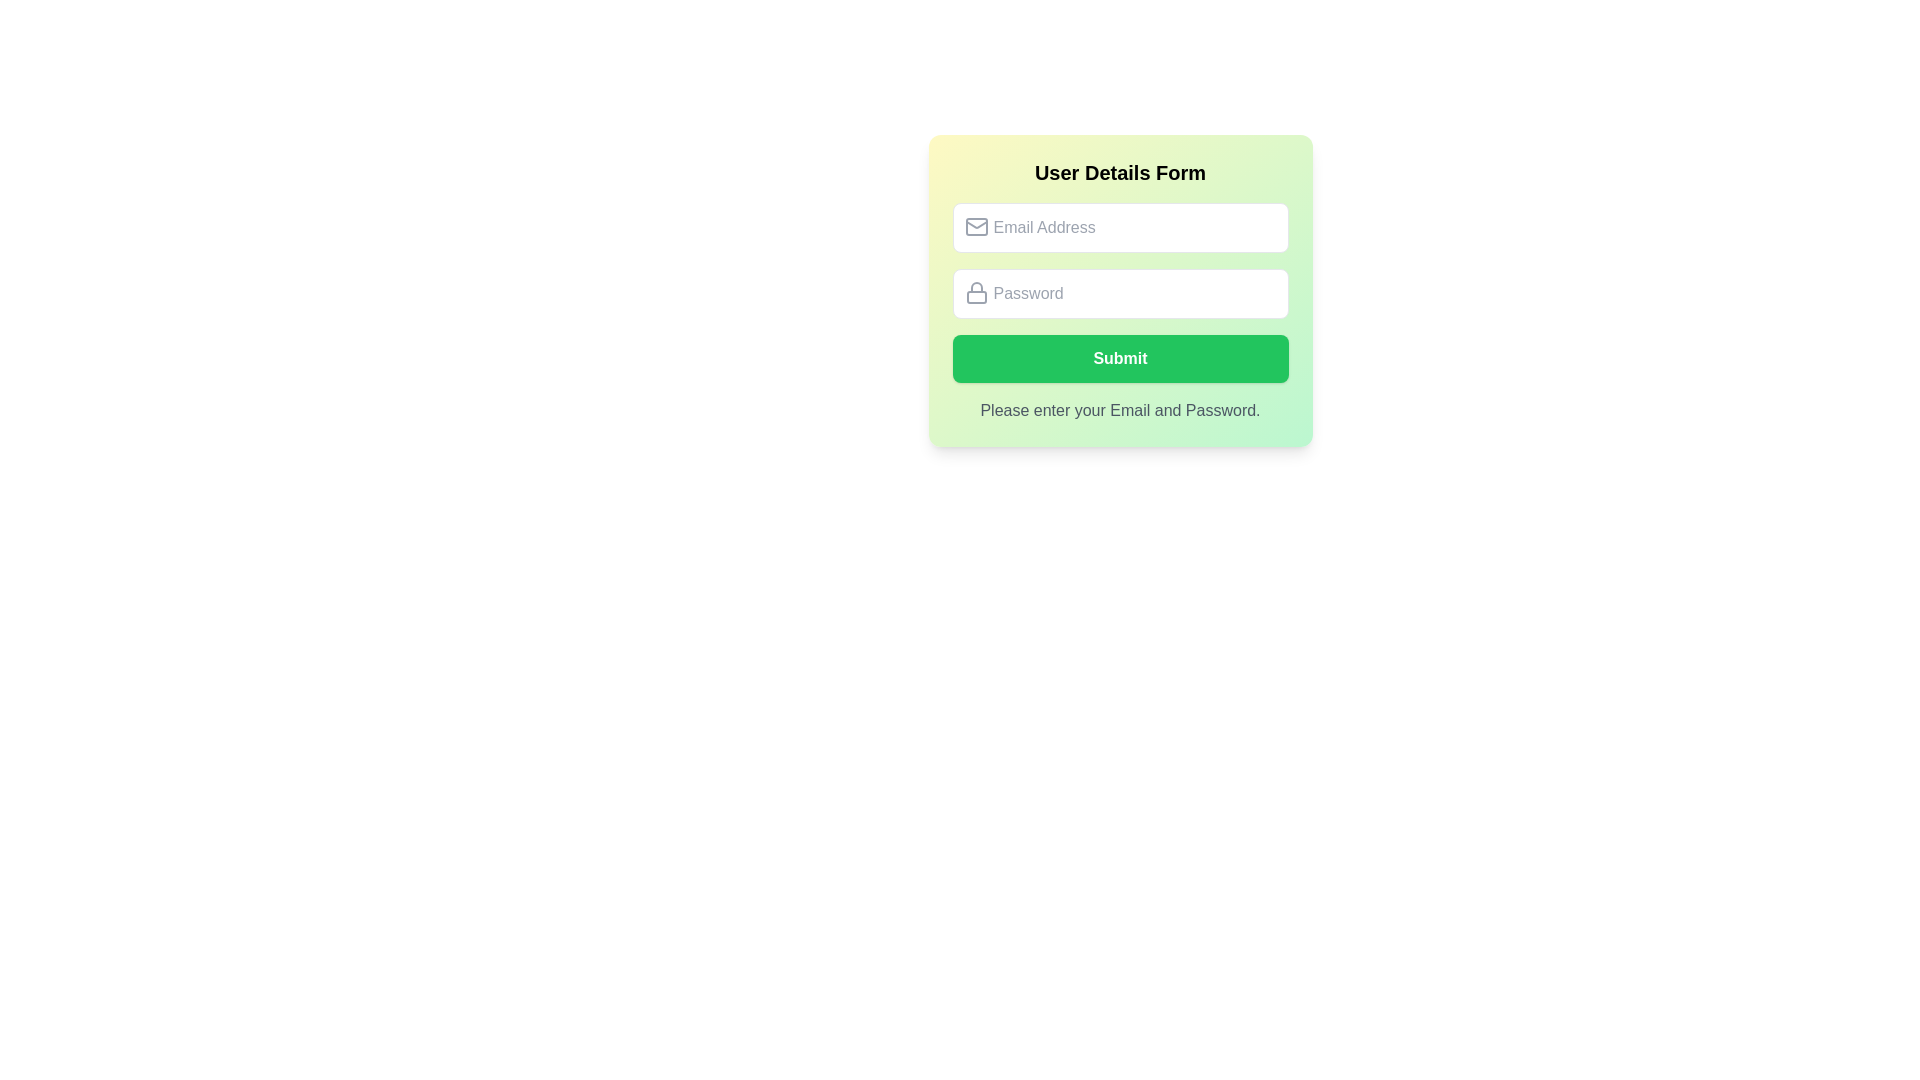 The height and width of the screenshot is (1080, 1920). Describe the element at coordinates (976, 226) in the screenshot. I see `the main rectangular body of the envelope-shaped icon located to the left of the 'Email Address' text input field` at that location.